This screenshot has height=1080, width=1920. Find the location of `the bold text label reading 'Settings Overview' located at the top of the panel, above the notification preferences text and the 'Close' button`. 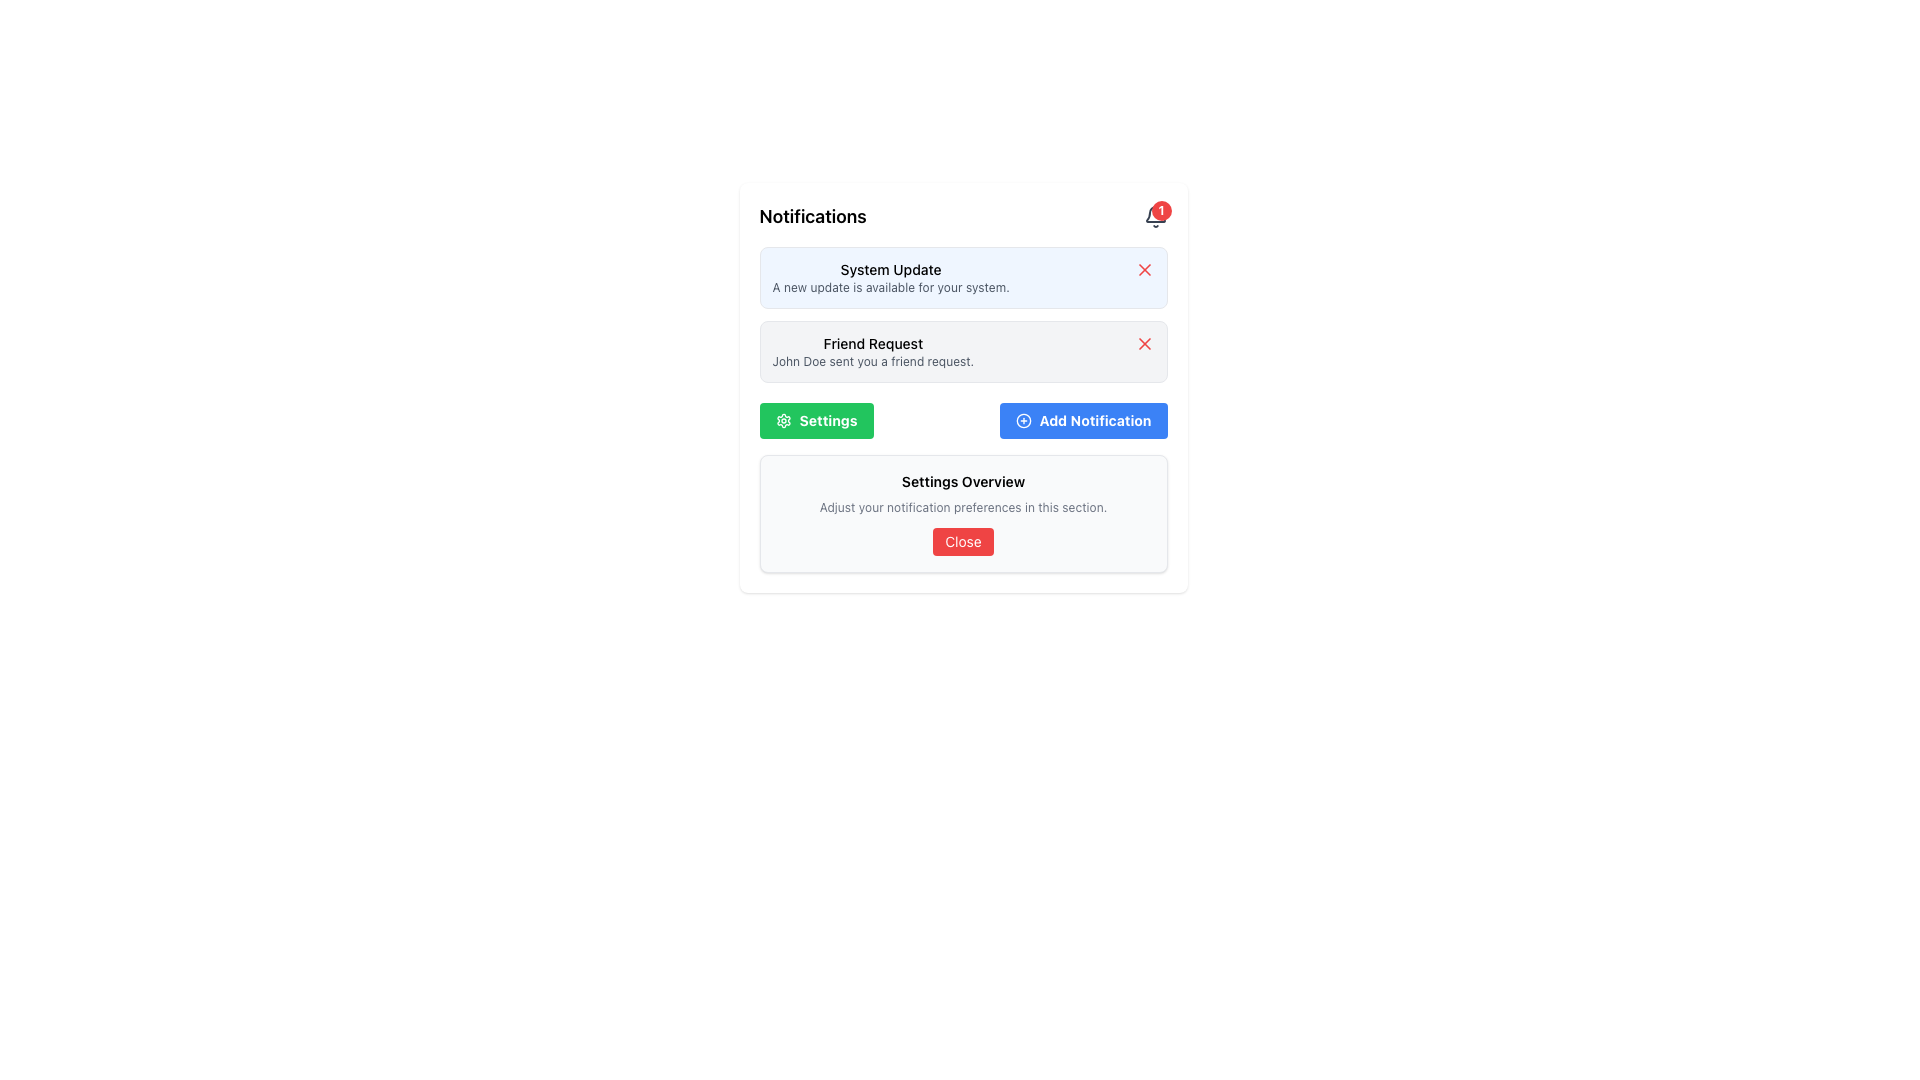

the bold text label reading 'Settings Overview' located at the top of the panel, above the notification preferences text and the 'Close' button is located at coordinates (963, 482).